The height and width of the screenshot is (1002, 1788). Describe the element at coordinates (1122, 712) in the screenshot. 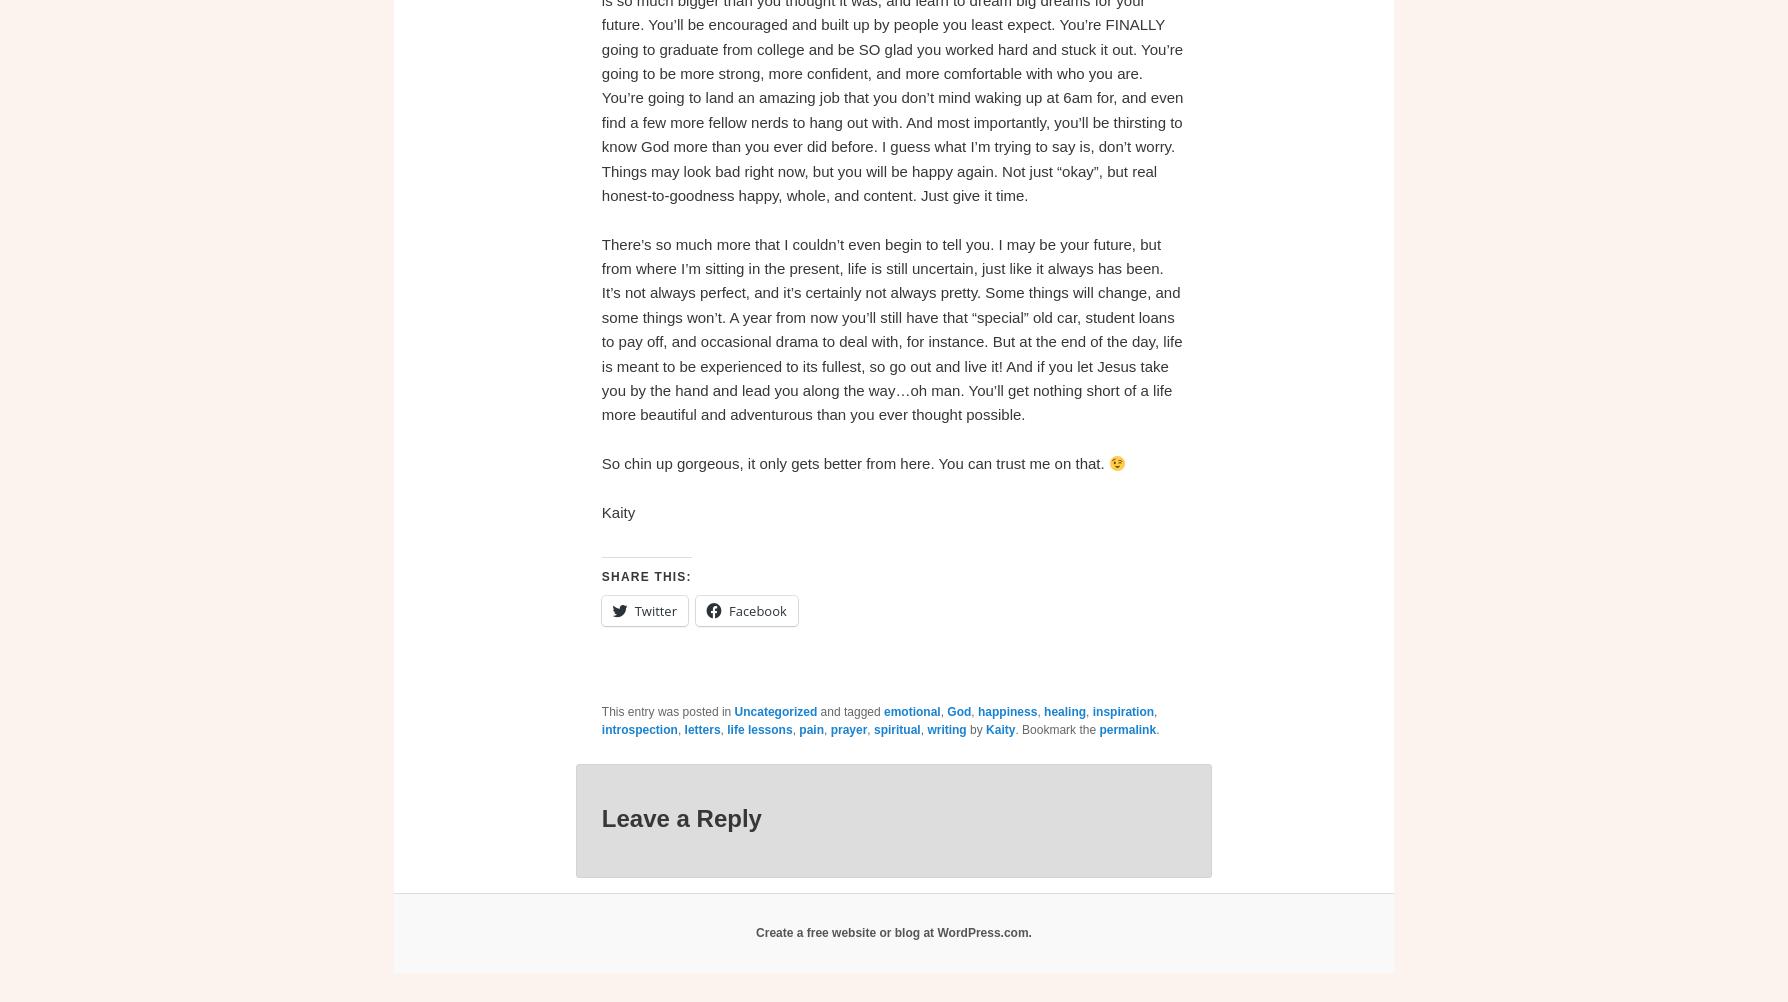

I see `'inspiration'` at that location.